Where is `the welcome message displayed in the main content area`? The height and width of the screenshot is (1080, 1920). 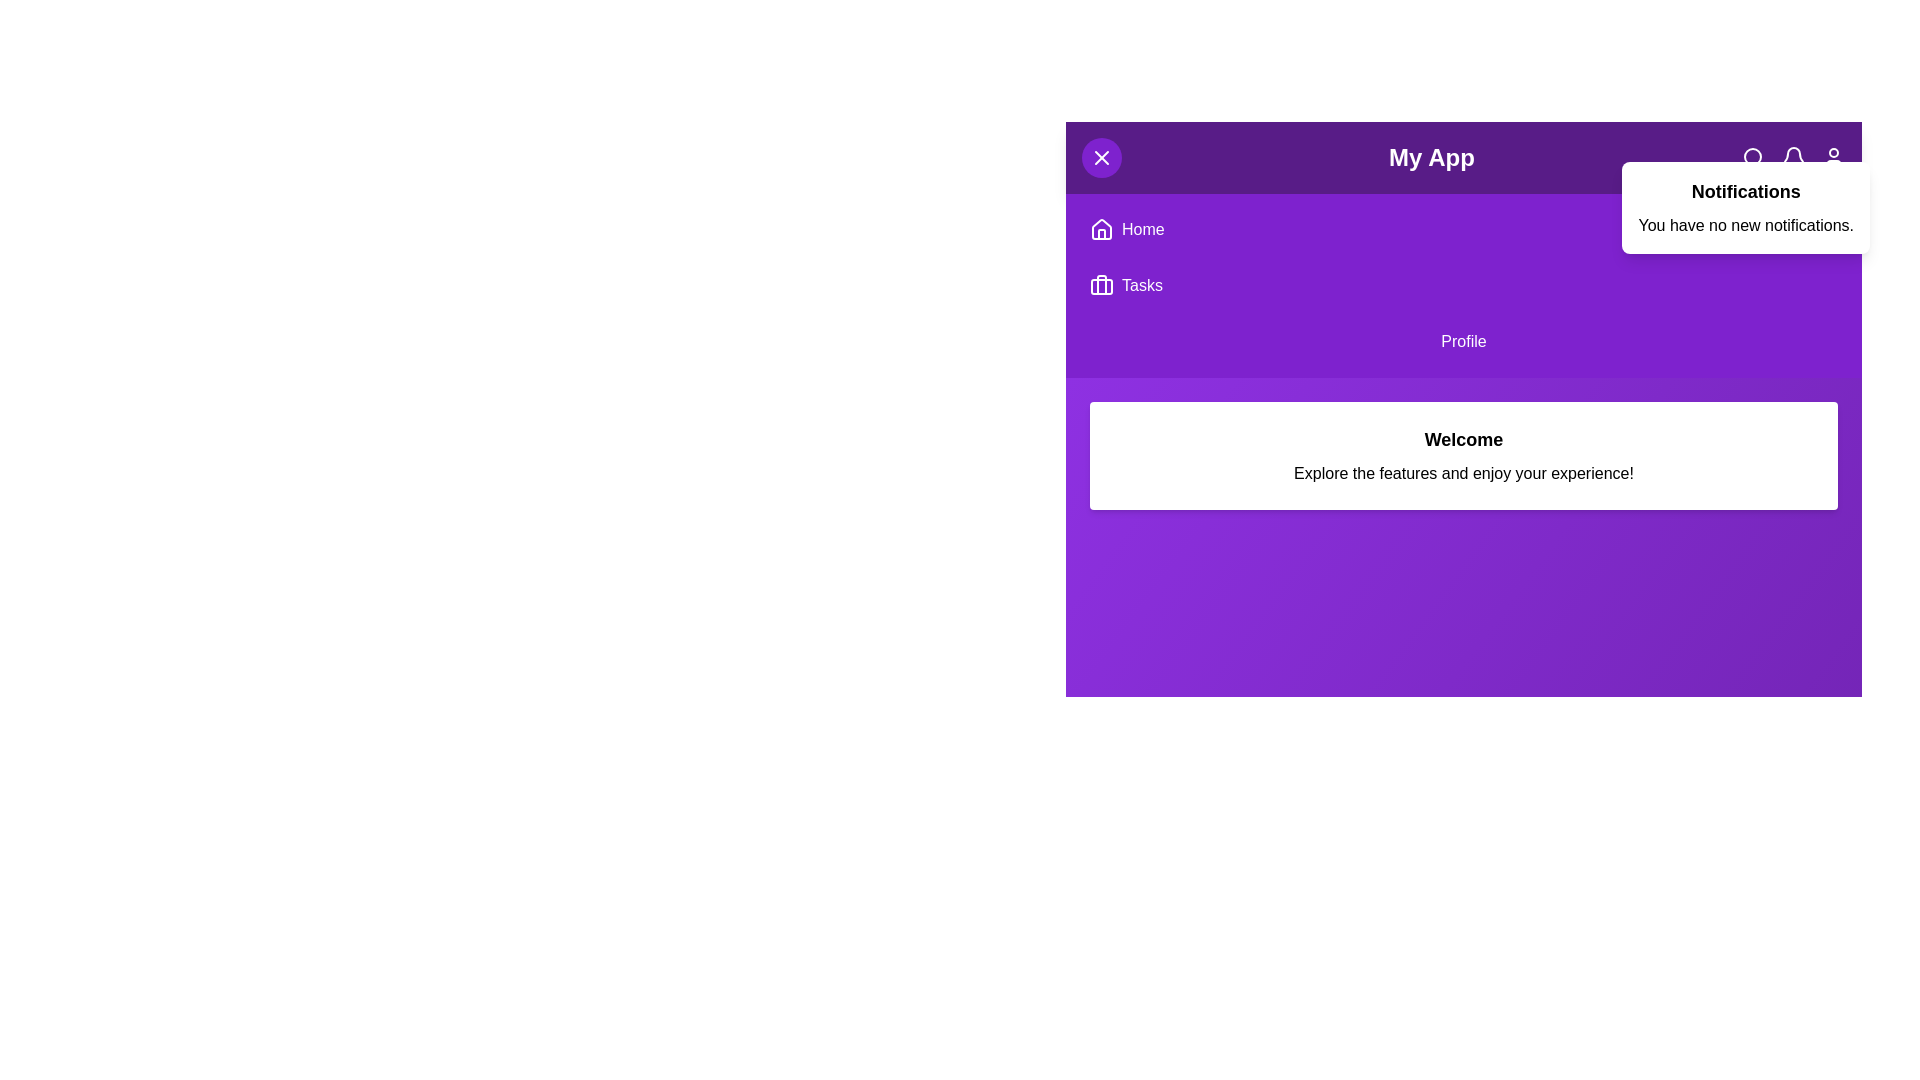 the welcome message displayed in the main content area is located at coordinates (1464, 438).